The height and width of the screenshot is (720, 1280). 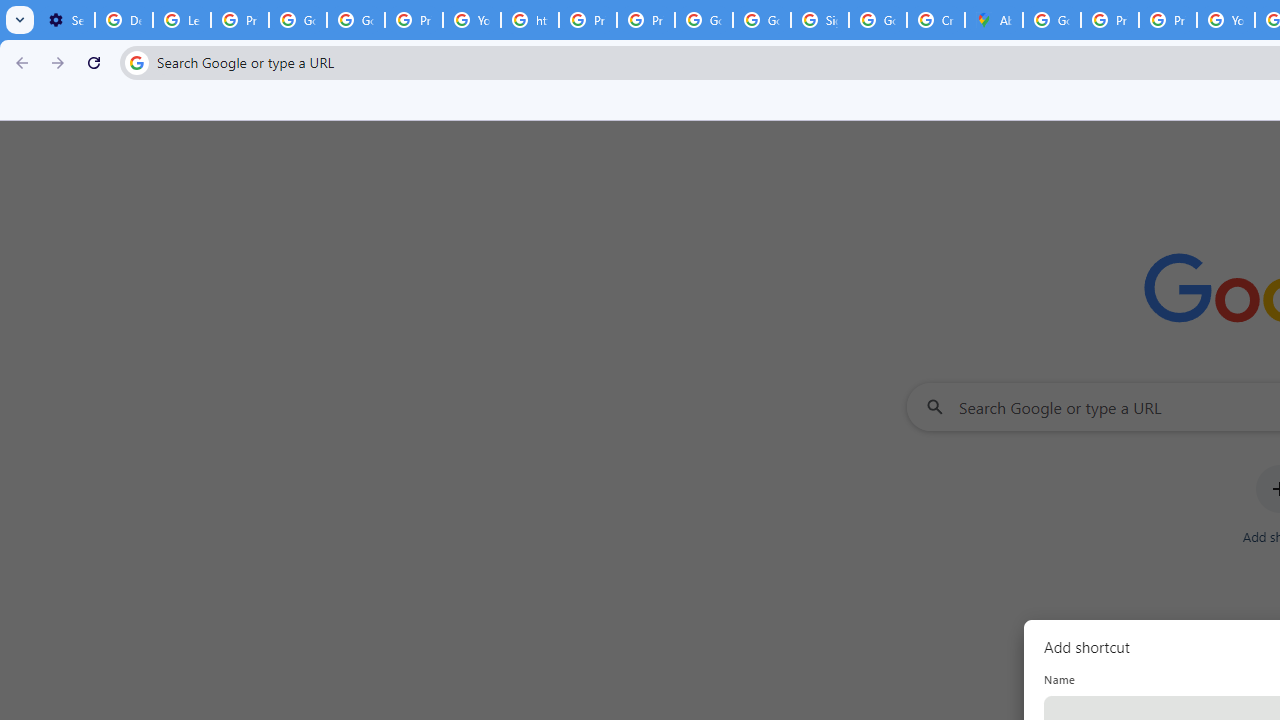 I want to click on 'Privacy Help Center - Policies Help', so click(x=587, y=20).